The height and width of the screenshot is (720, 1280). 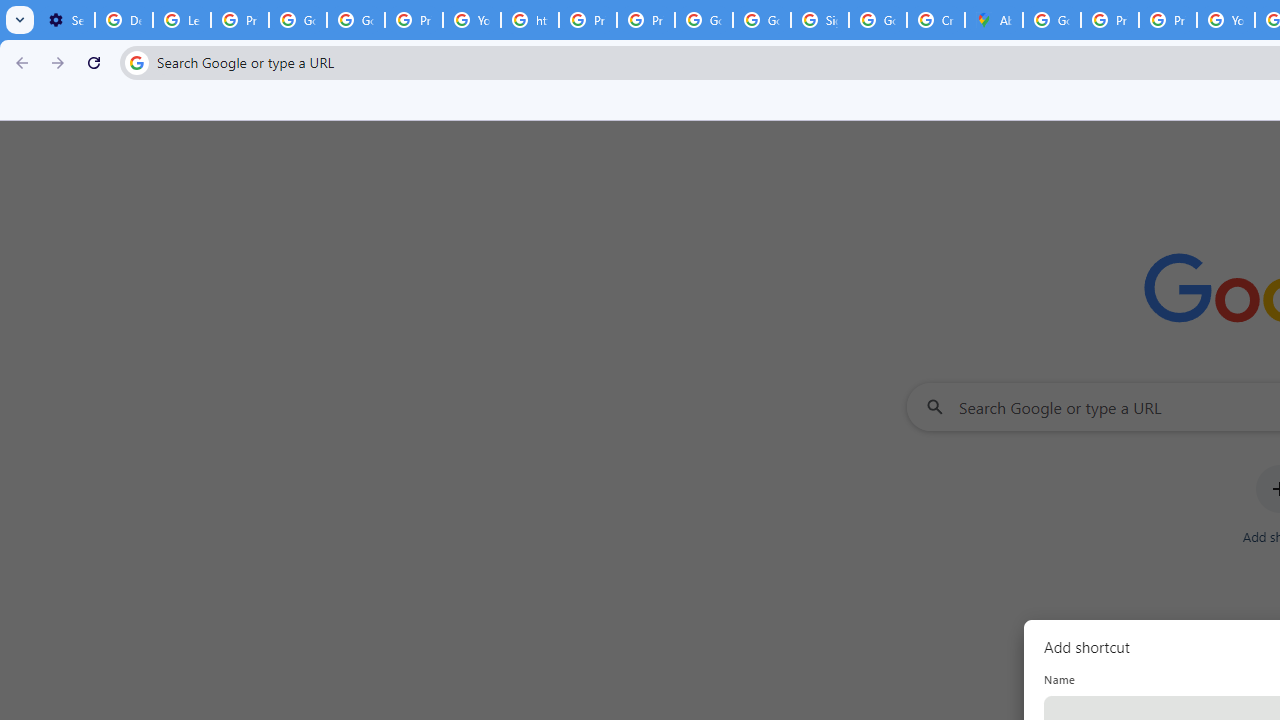 I want to click on 'Privacy Help Center - Policies Help', so click(x=587, y=20).